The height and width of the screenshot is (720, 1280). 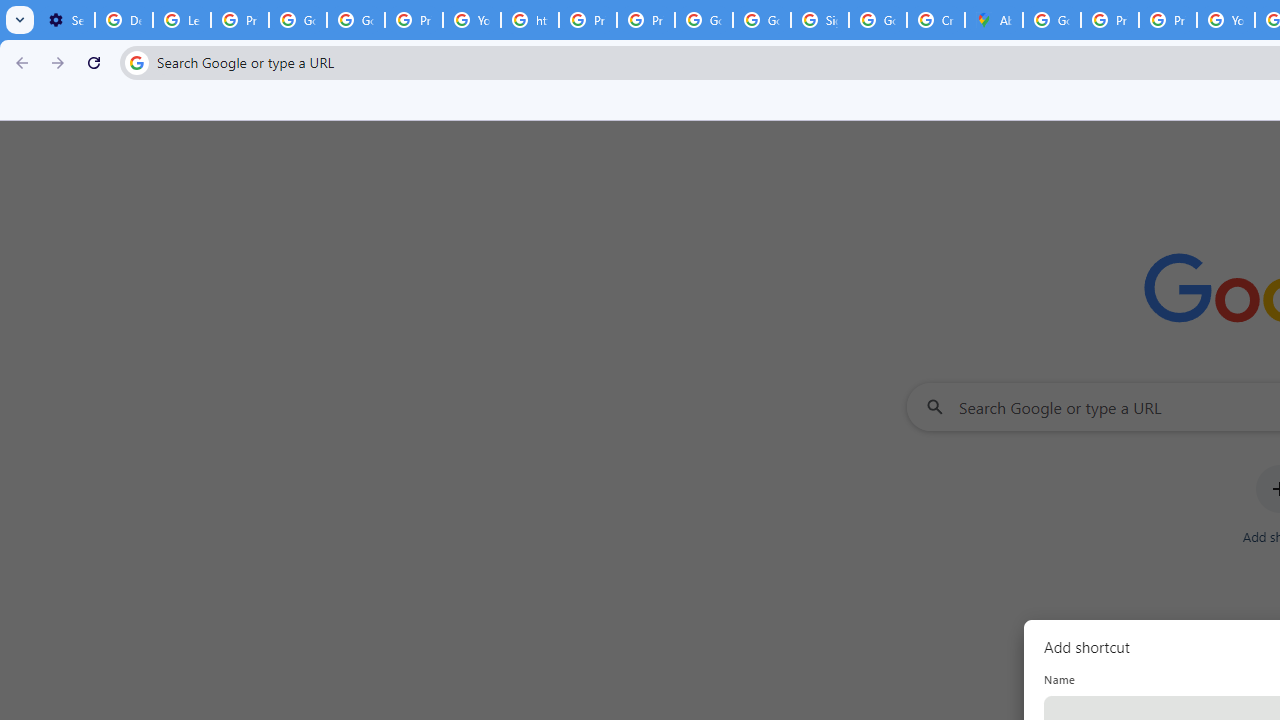 I want to click on 'Privacy Help Center - Policies Help', so click(x=587, y=20).